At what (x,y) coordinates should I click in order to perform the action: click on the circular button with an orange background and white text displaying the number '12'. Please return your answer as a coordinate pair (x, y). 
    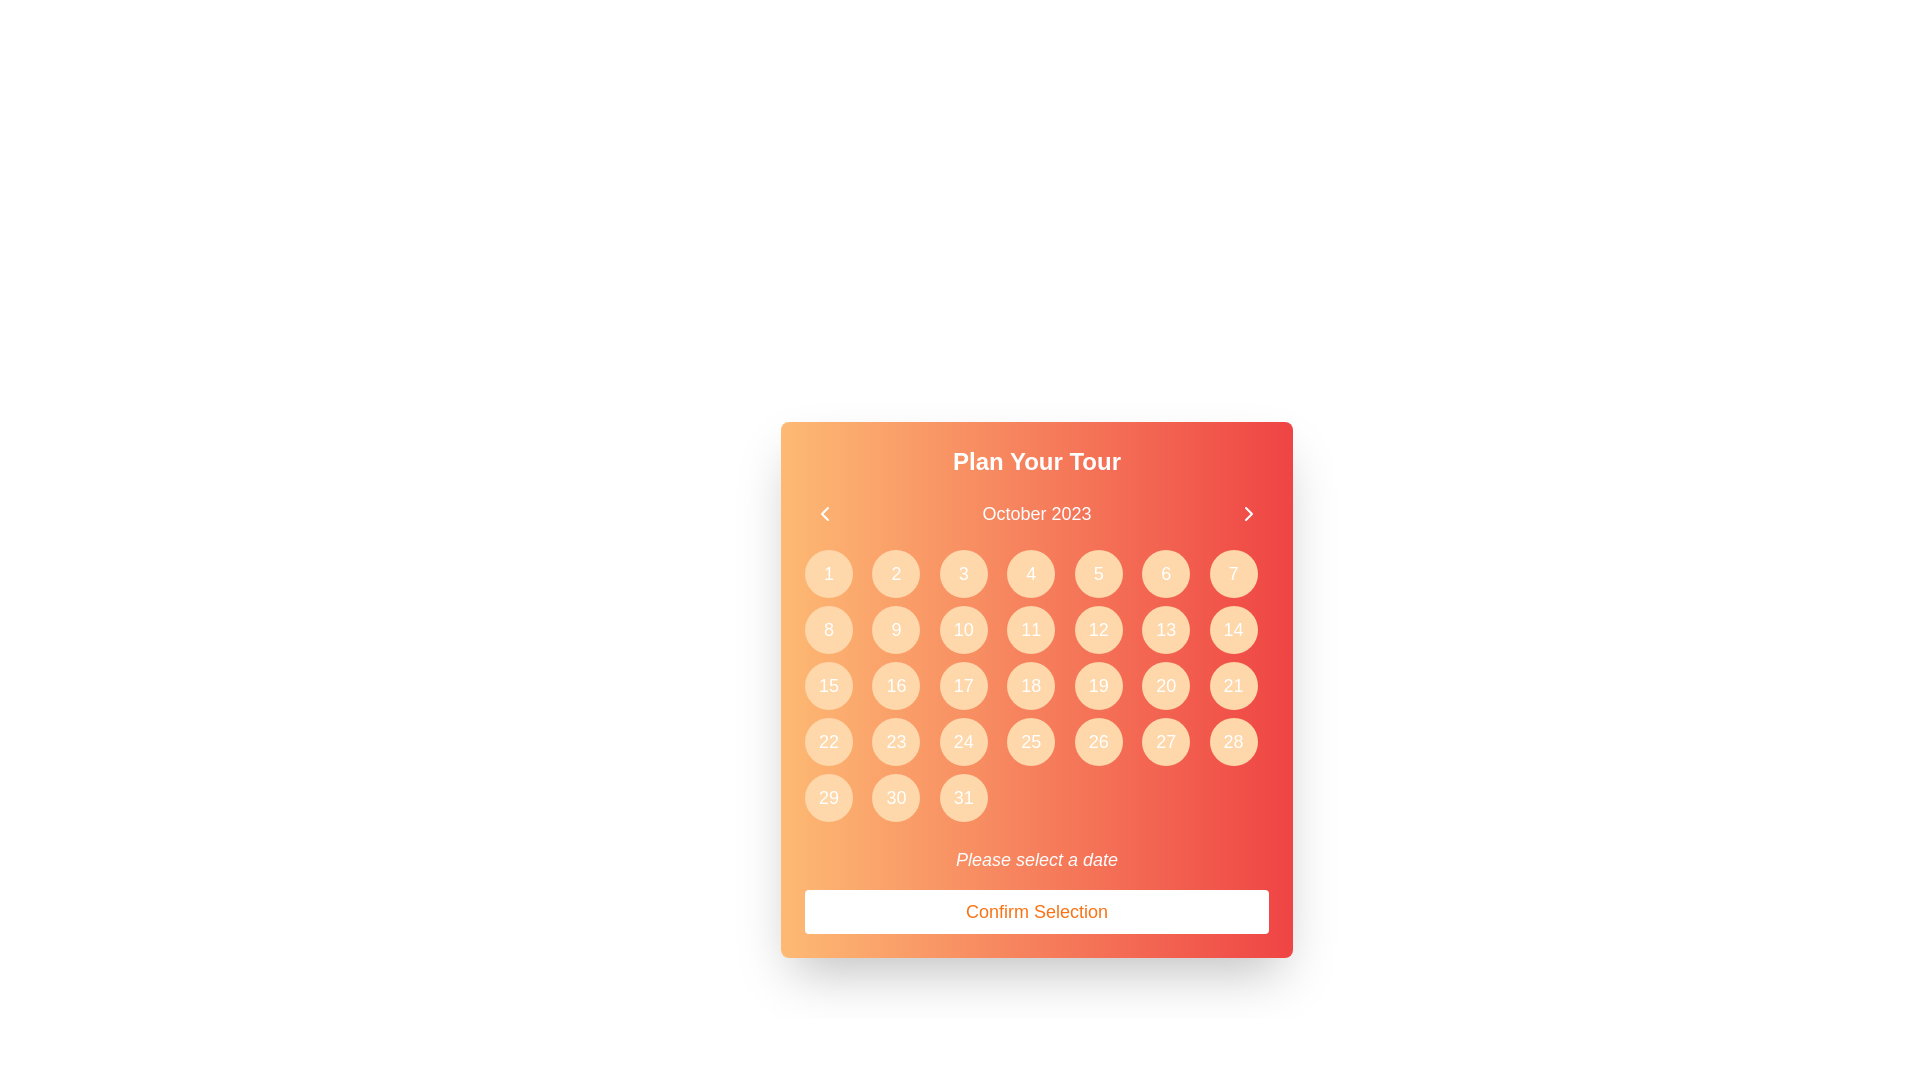
    Looking at the image, I should click on (1097, 628).